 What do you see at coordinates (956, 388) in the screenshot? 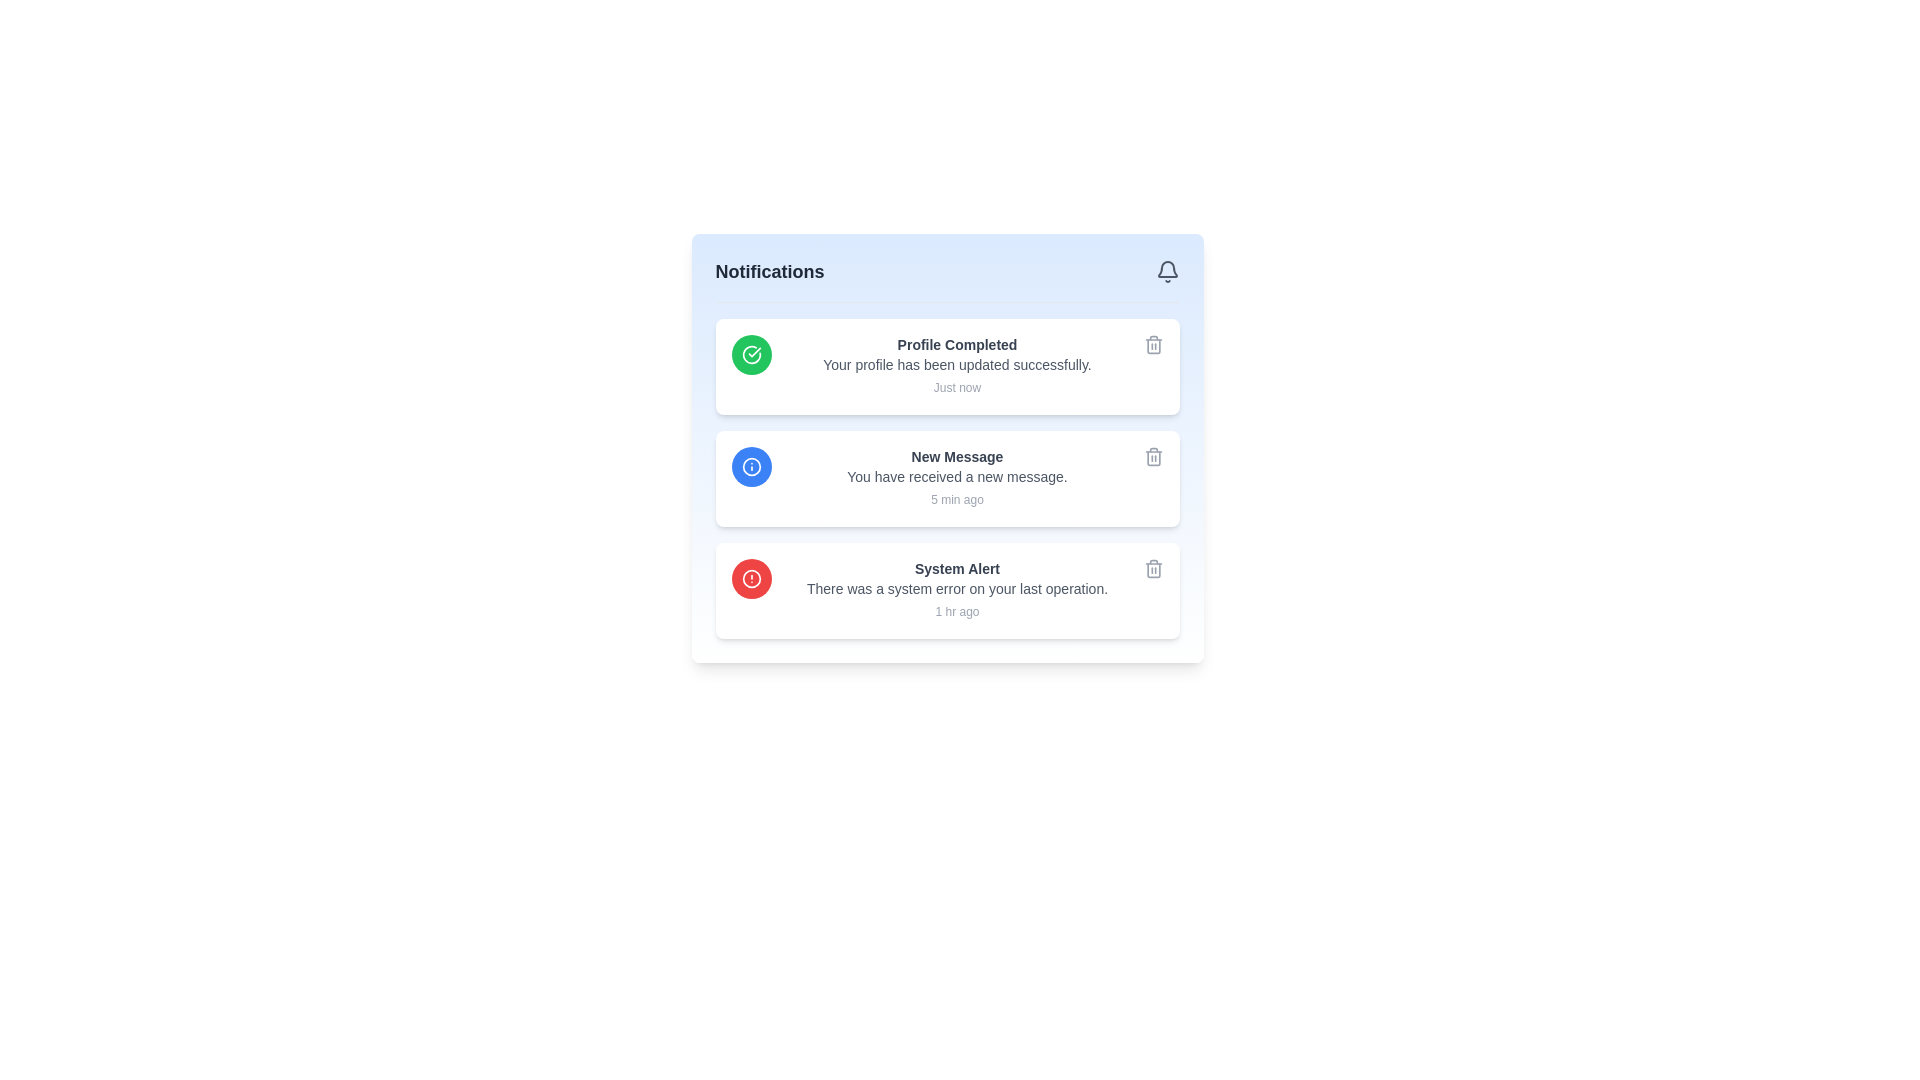
I see `the text label indicating the relative time of the 'Profile Completed' notification, which is positioned below the 'Your profile has been updated successfully.' message in the notifications panel` at bounding box center [956, 388].